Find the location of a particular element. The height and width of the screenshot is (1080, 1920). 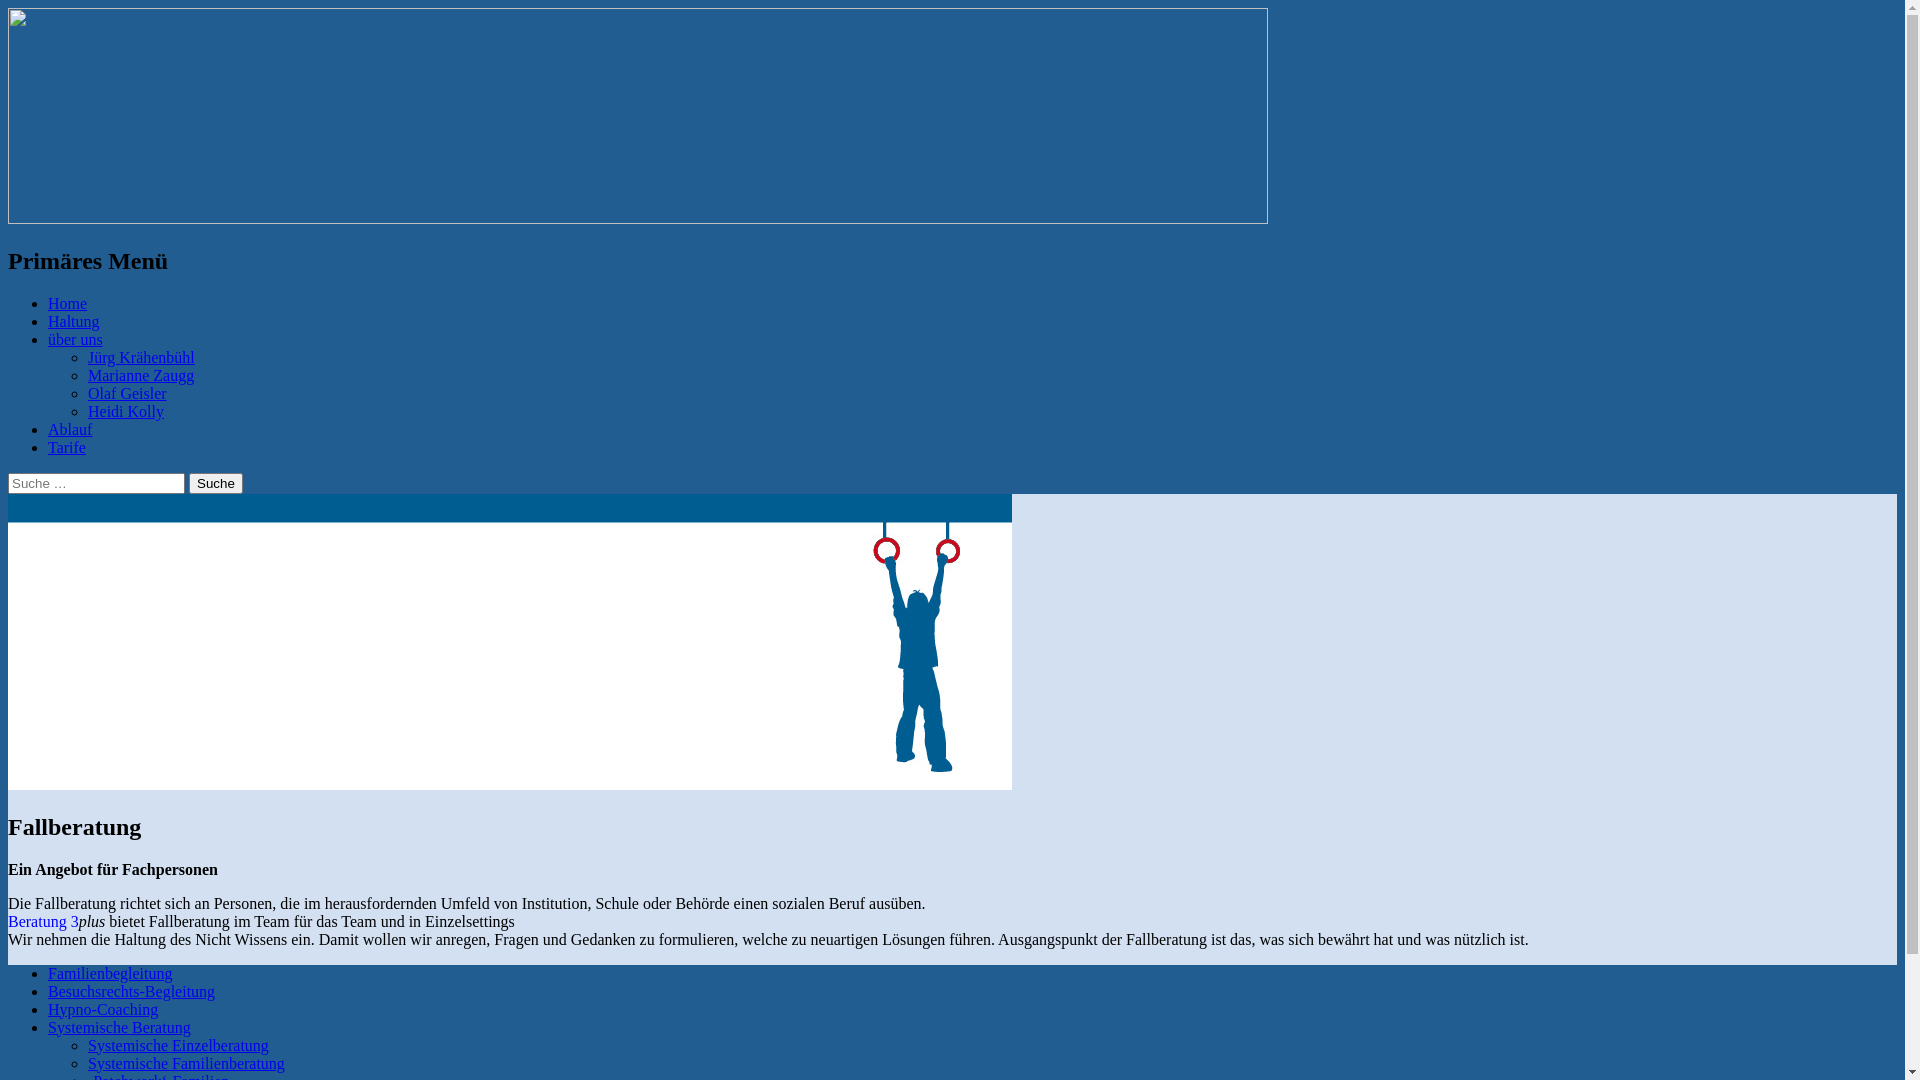

'Systemische Einzelberatung' is located at coordinates (178, 1044).